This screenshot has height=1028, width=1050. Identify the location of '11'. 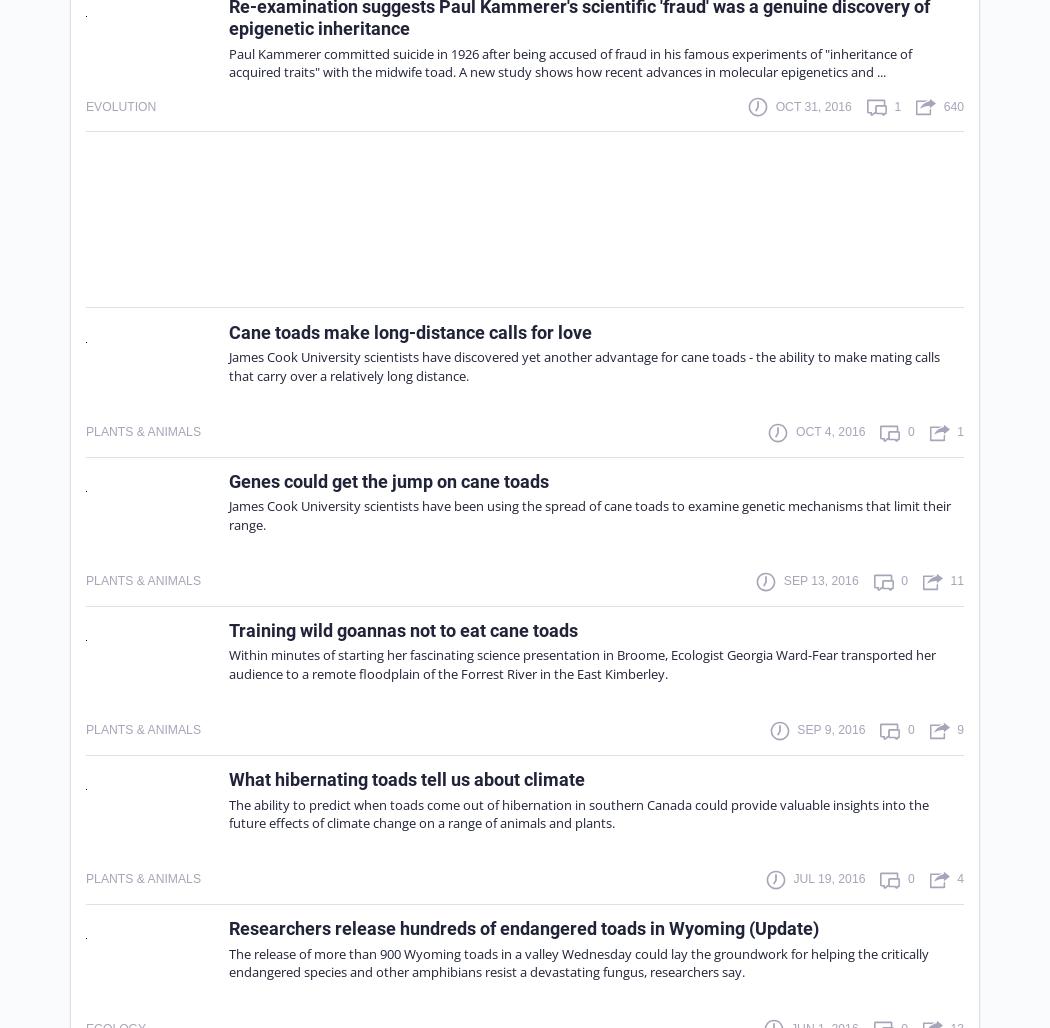
(949, 580).